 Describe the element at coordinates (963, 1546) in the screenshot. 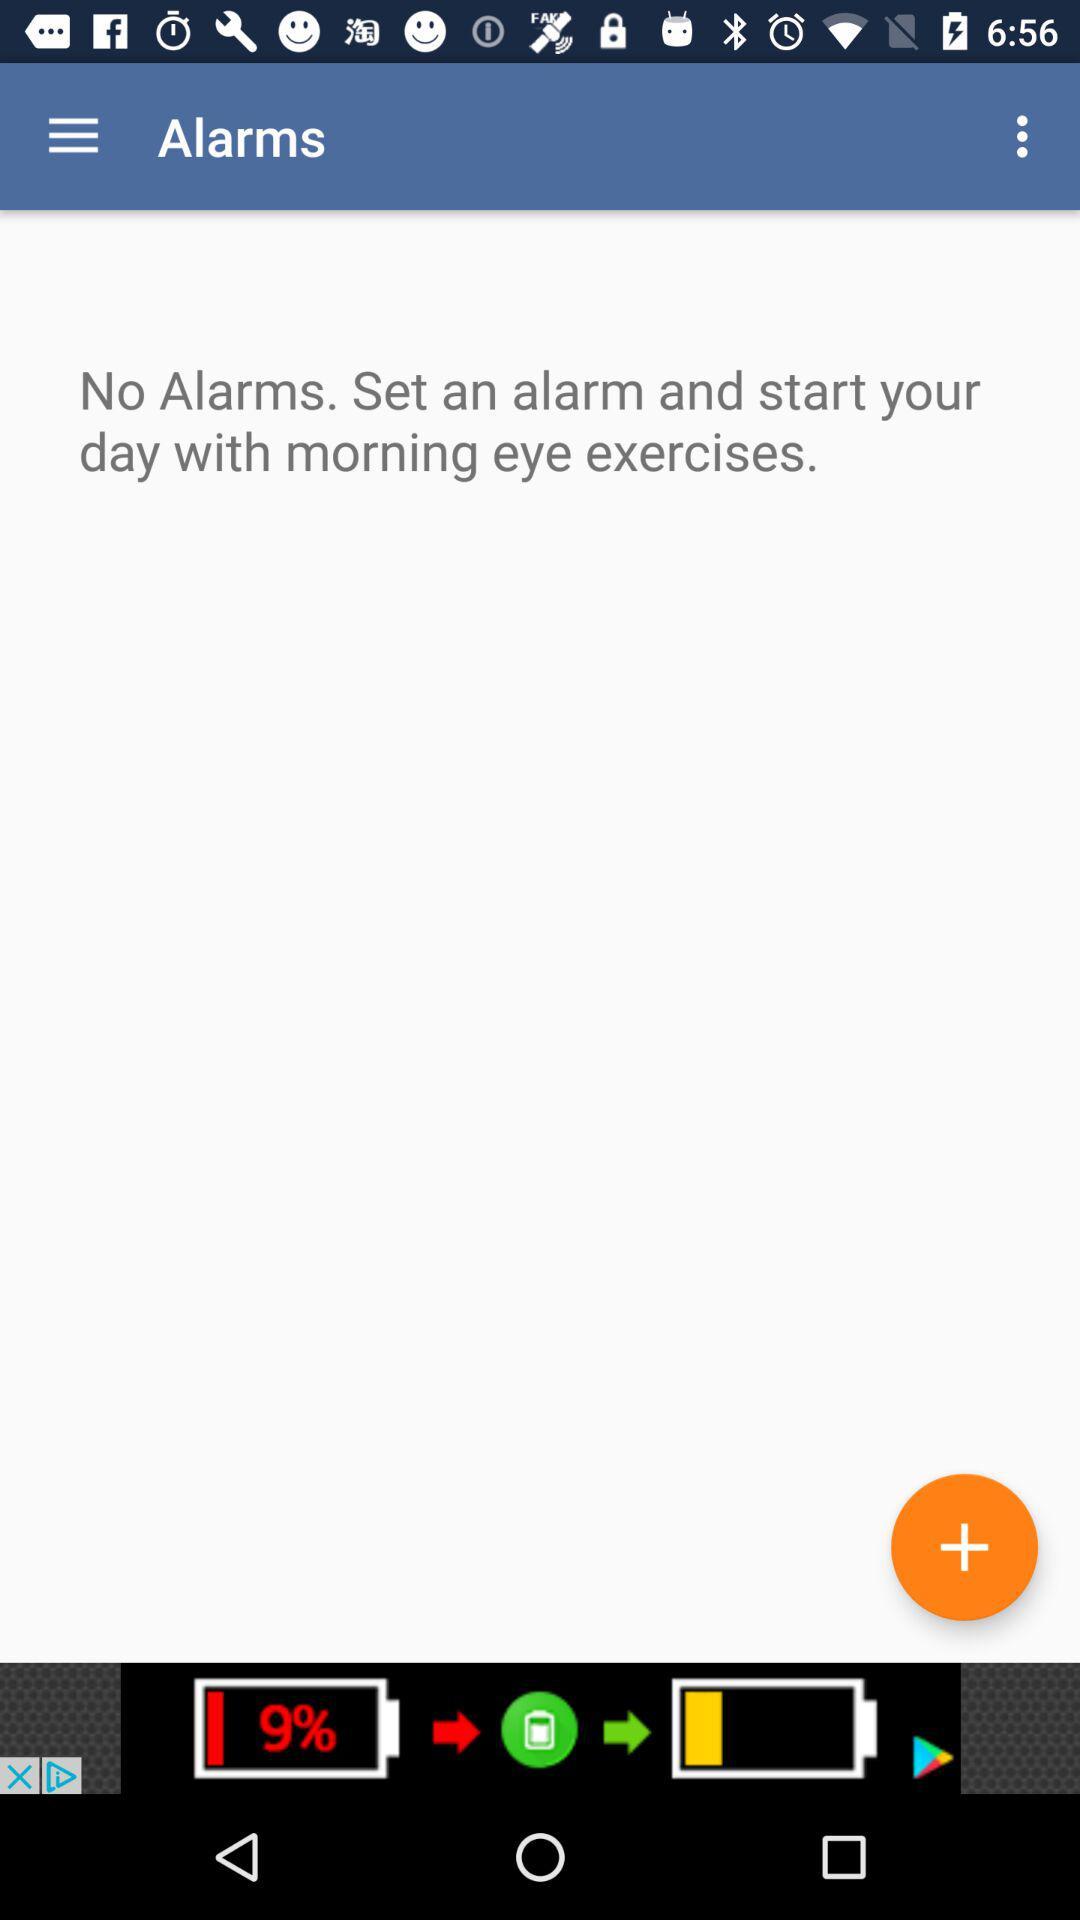

I see `alarm` at that location.